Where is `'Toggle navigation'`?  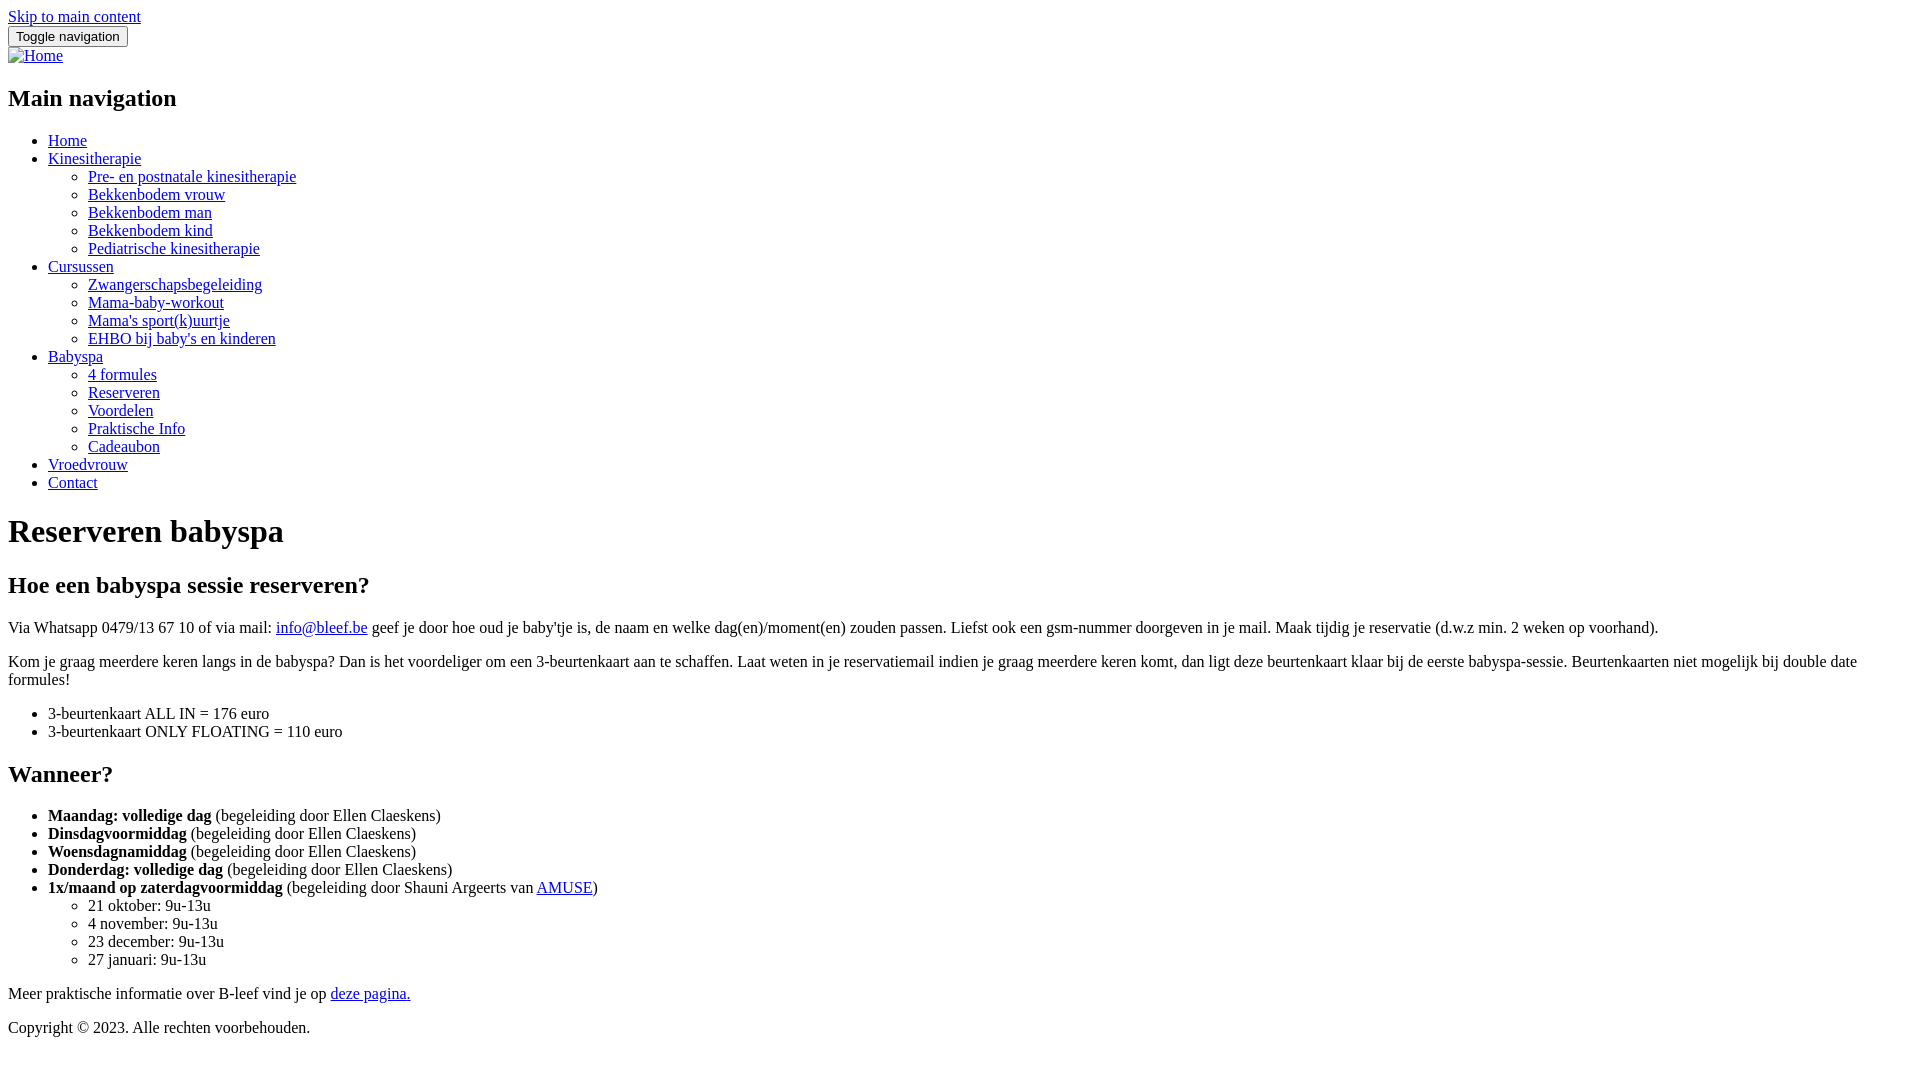
'Toggle navigation' is located at coordinates (67, 36).